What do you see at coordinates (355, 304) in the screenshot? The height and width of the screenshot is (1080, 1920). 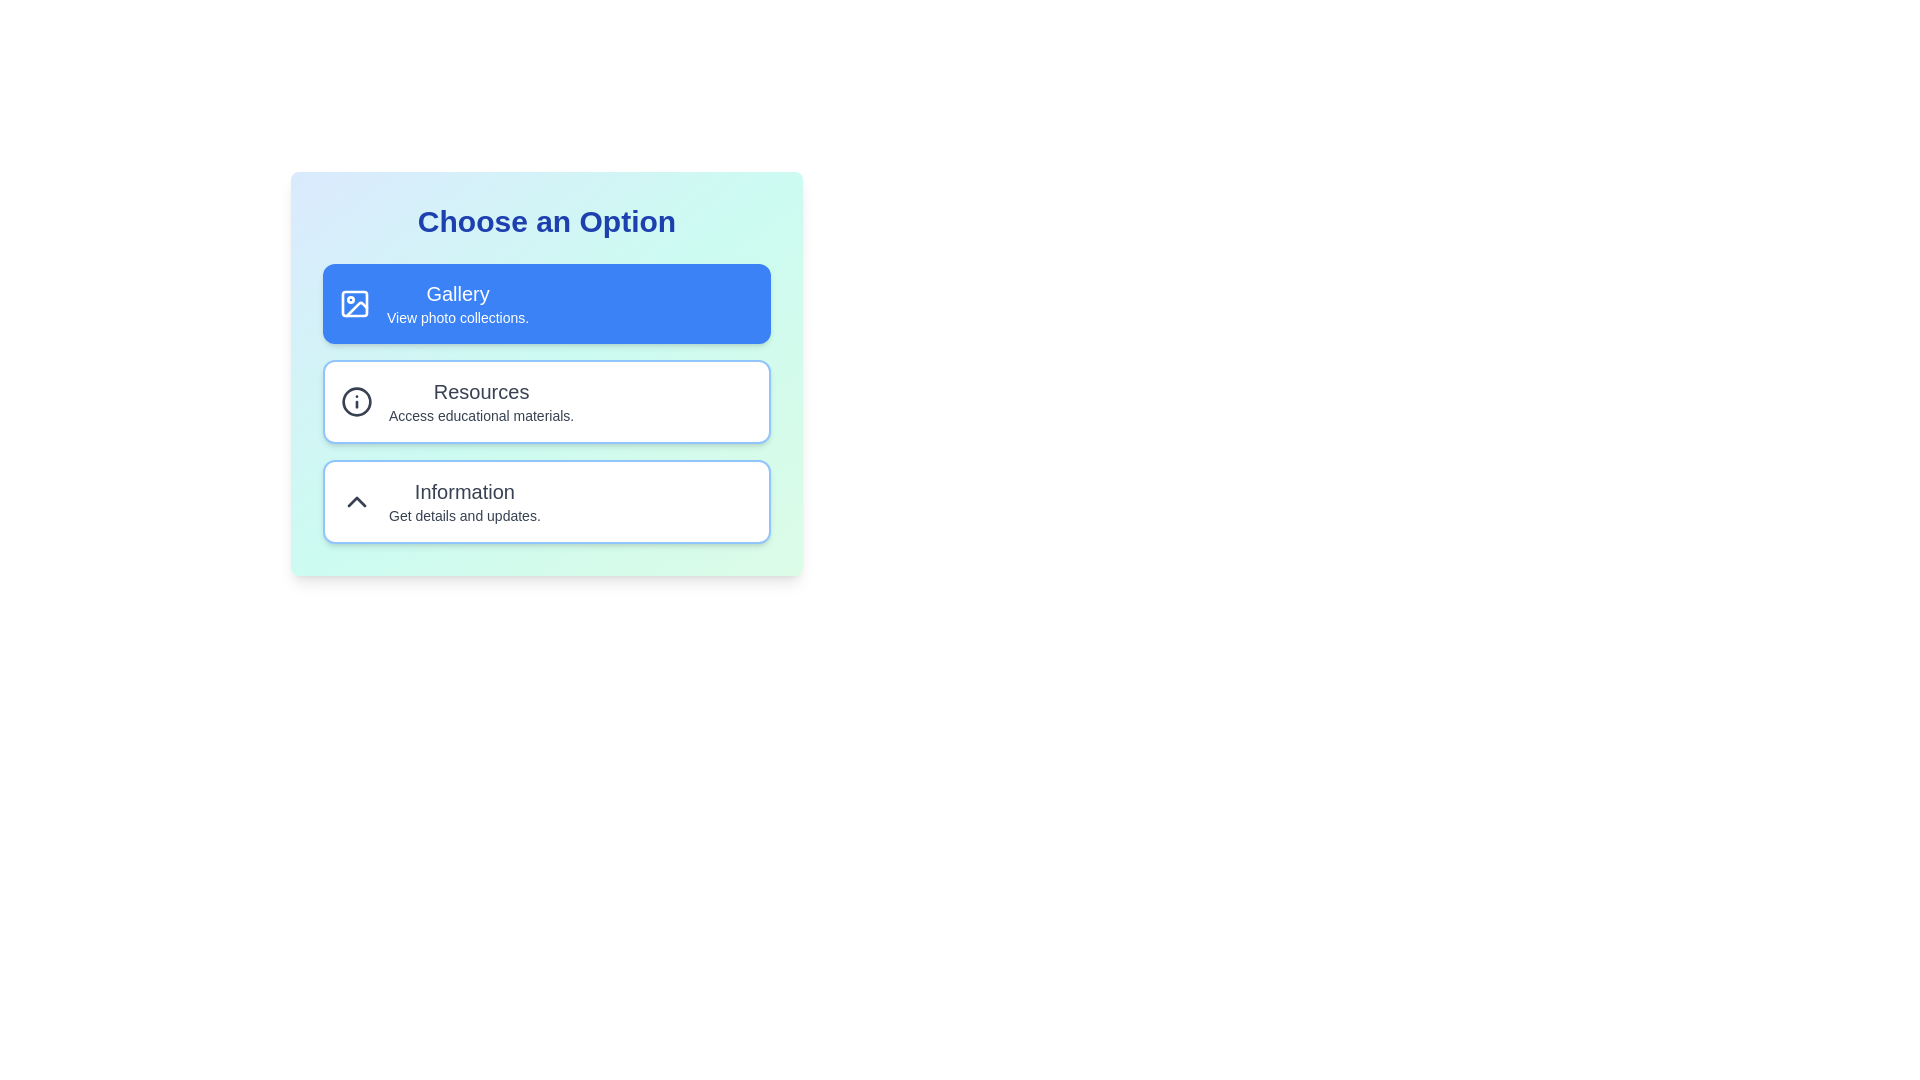 I see `the Gallery icon, which is the leftmost component of the Gallery button, visually representing images or photo collections` at bounding box center [355, 304].